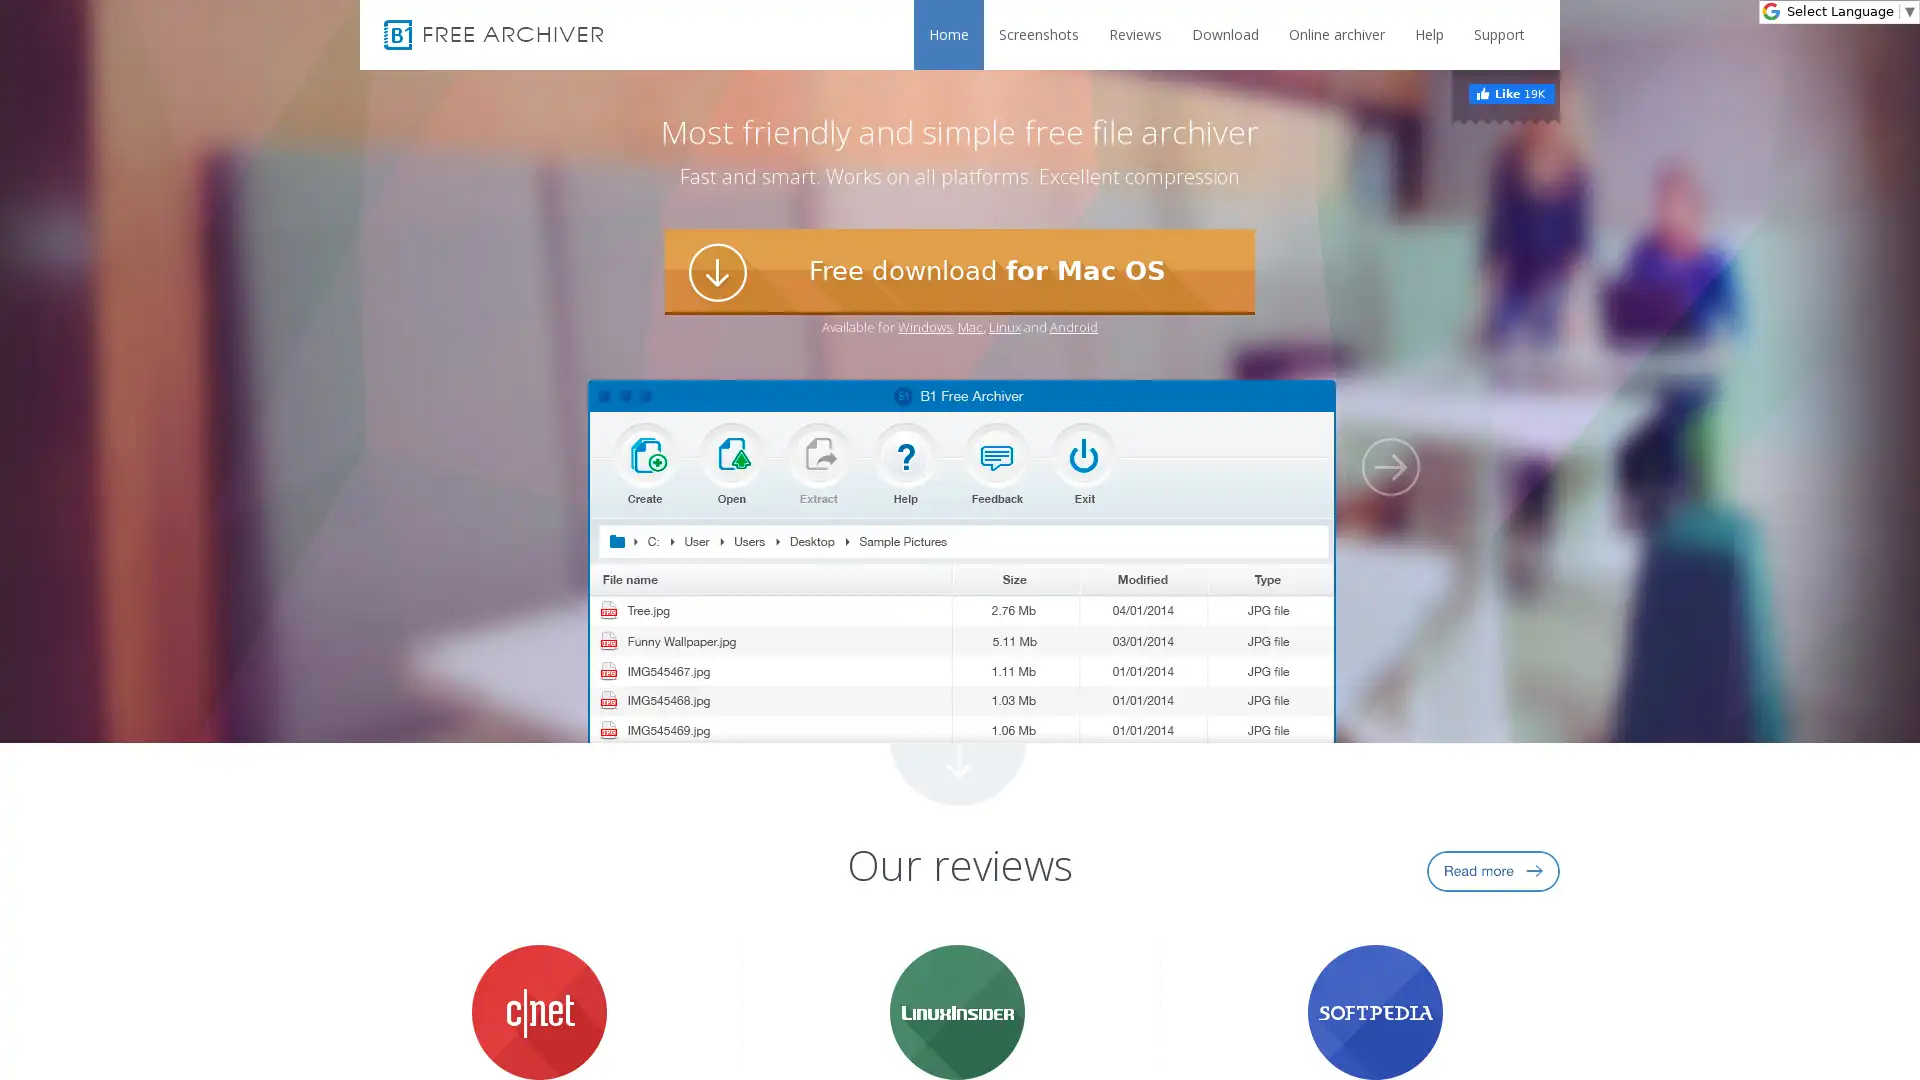  I want to click on Free download for Mac OS, so click(960, 272).